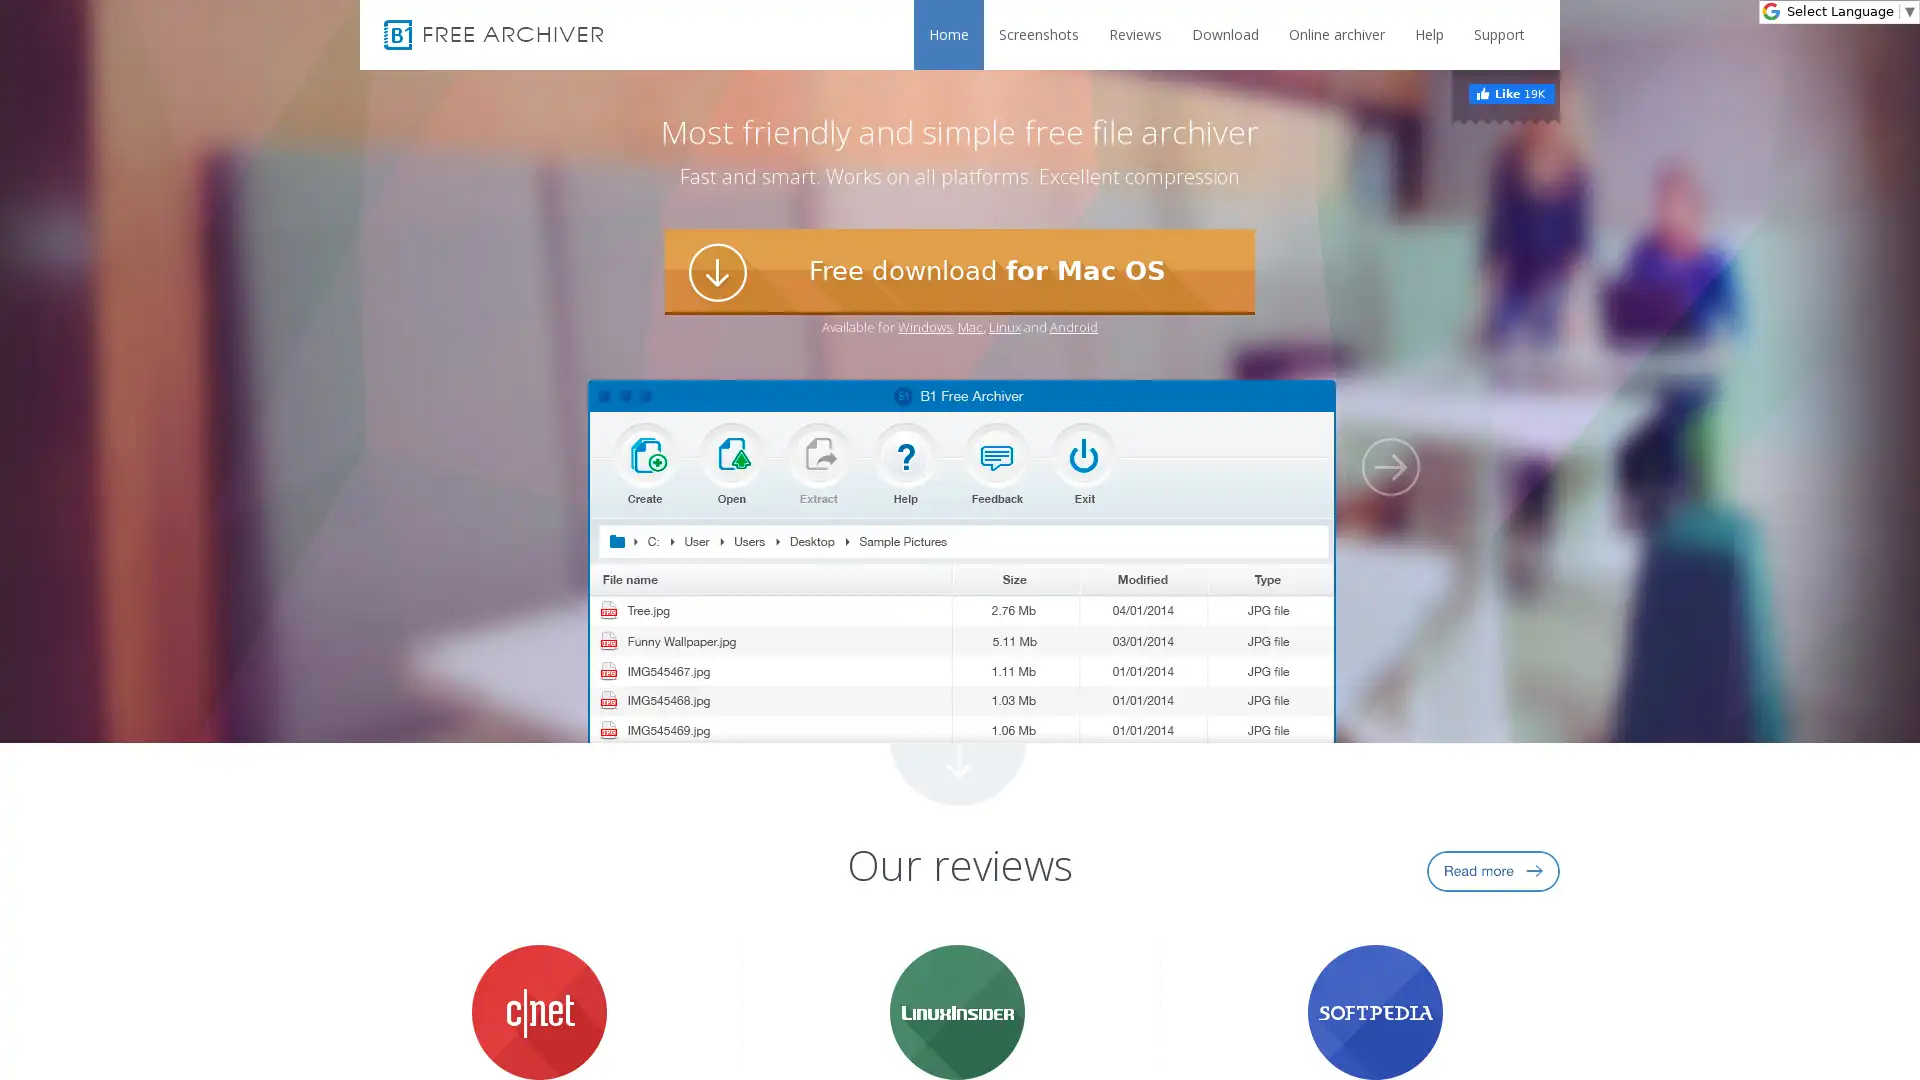  I want to click on Free download for Mac OS, so click(960, 272).